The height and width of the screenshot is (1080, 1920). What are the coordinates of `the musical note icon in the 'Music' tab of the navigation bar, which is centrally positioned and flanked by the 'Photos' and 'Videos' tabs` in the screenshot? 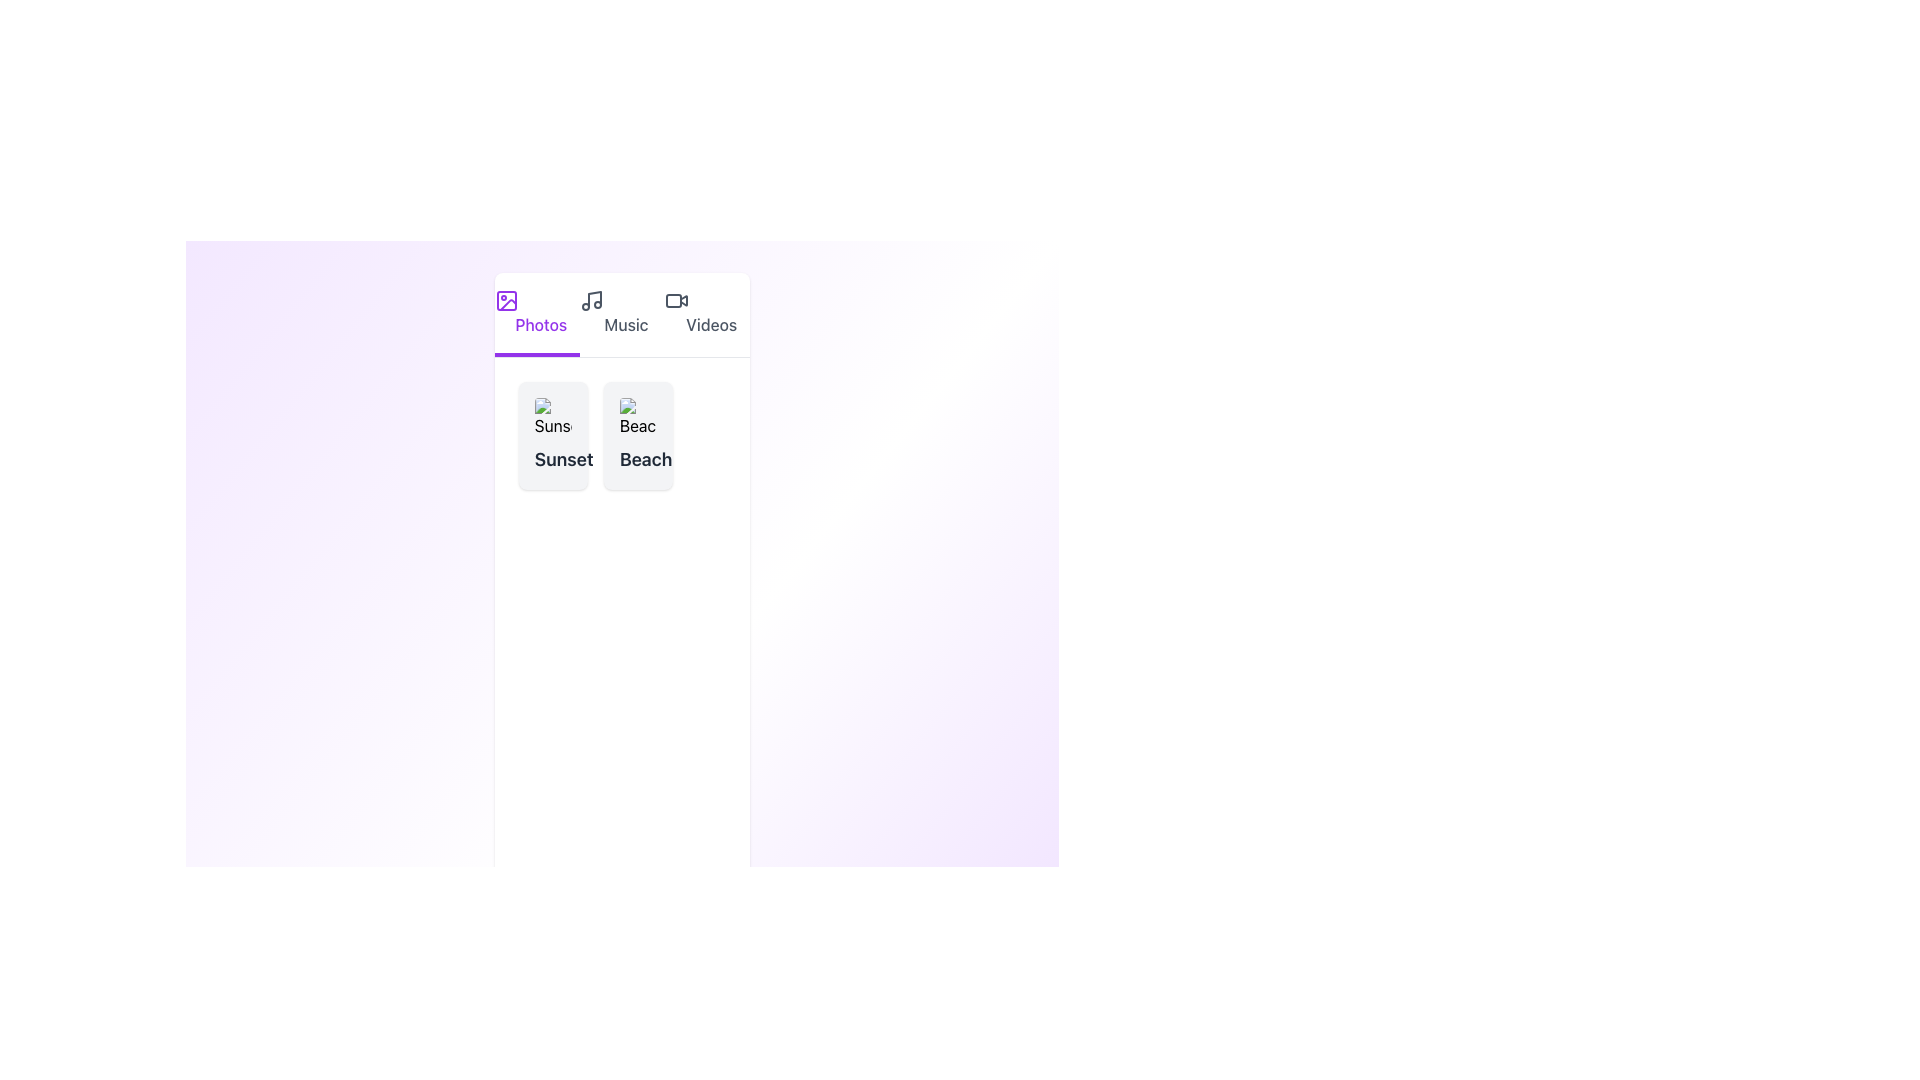 It's located at (590, 300).